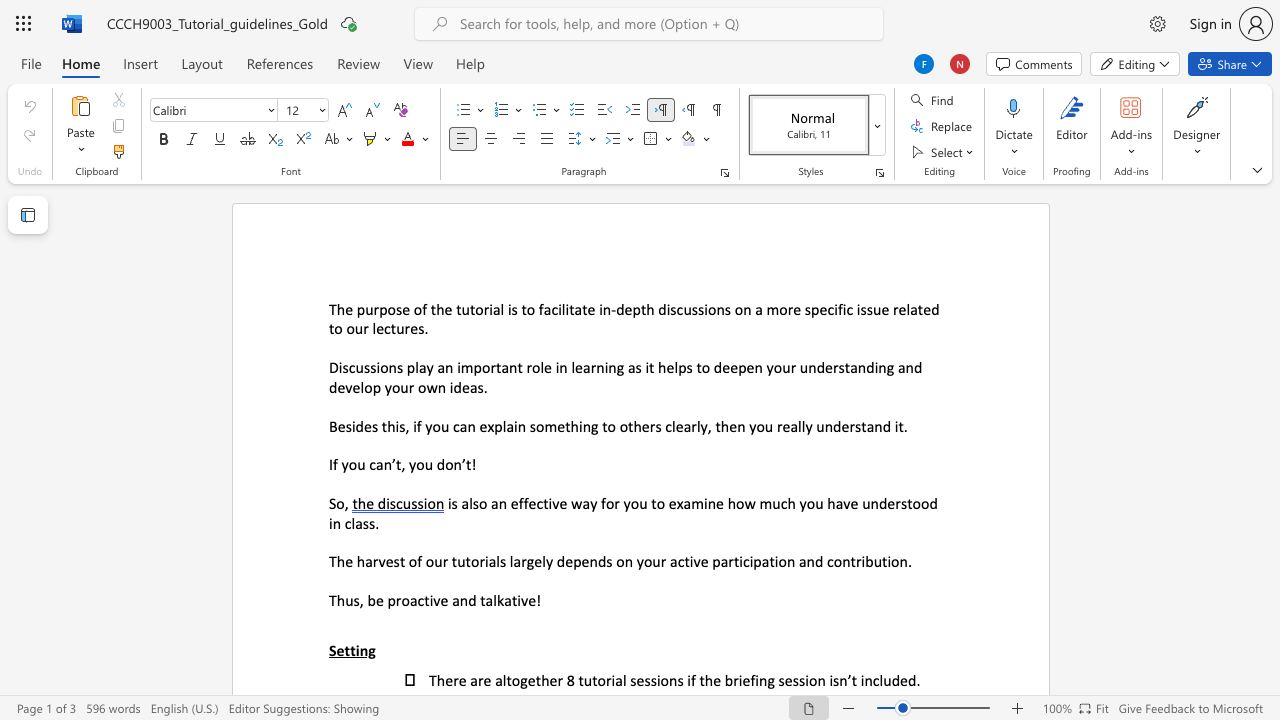  I want to click on the 1th character "d" in the text, so click(882, 502).